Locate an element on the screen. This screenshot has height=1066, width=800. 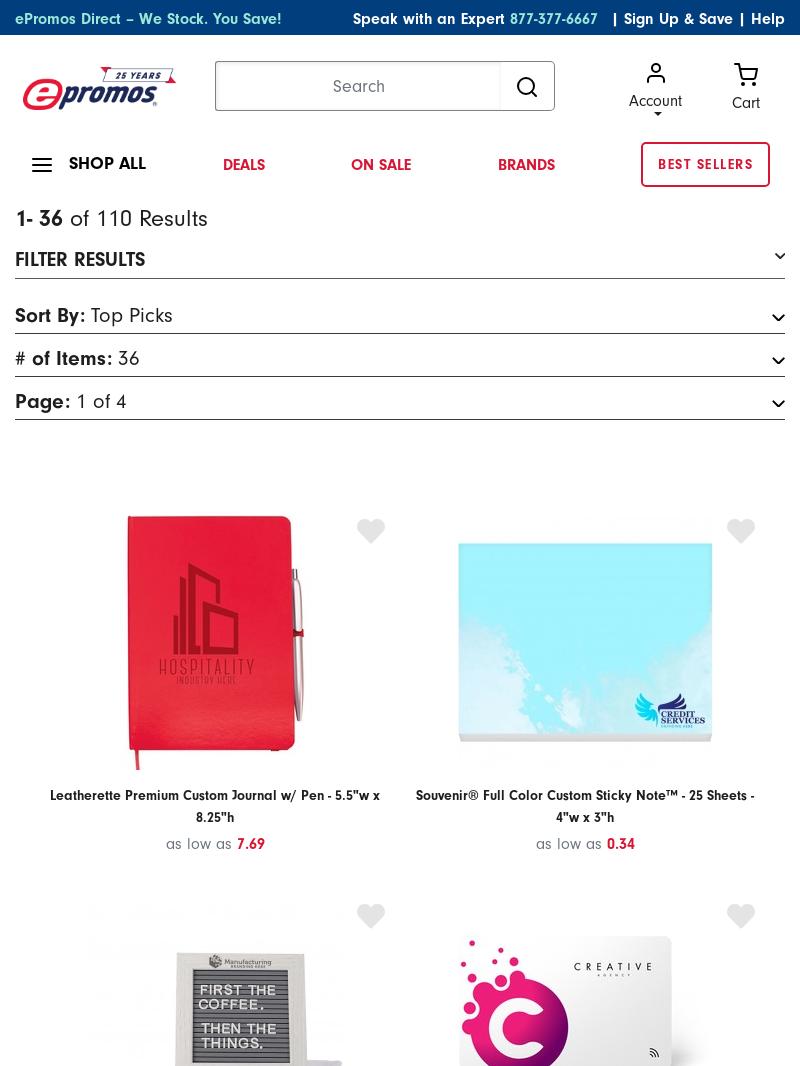
'ePromos Direct – We Stock. You Save!' is located at coordinates (148, 17).